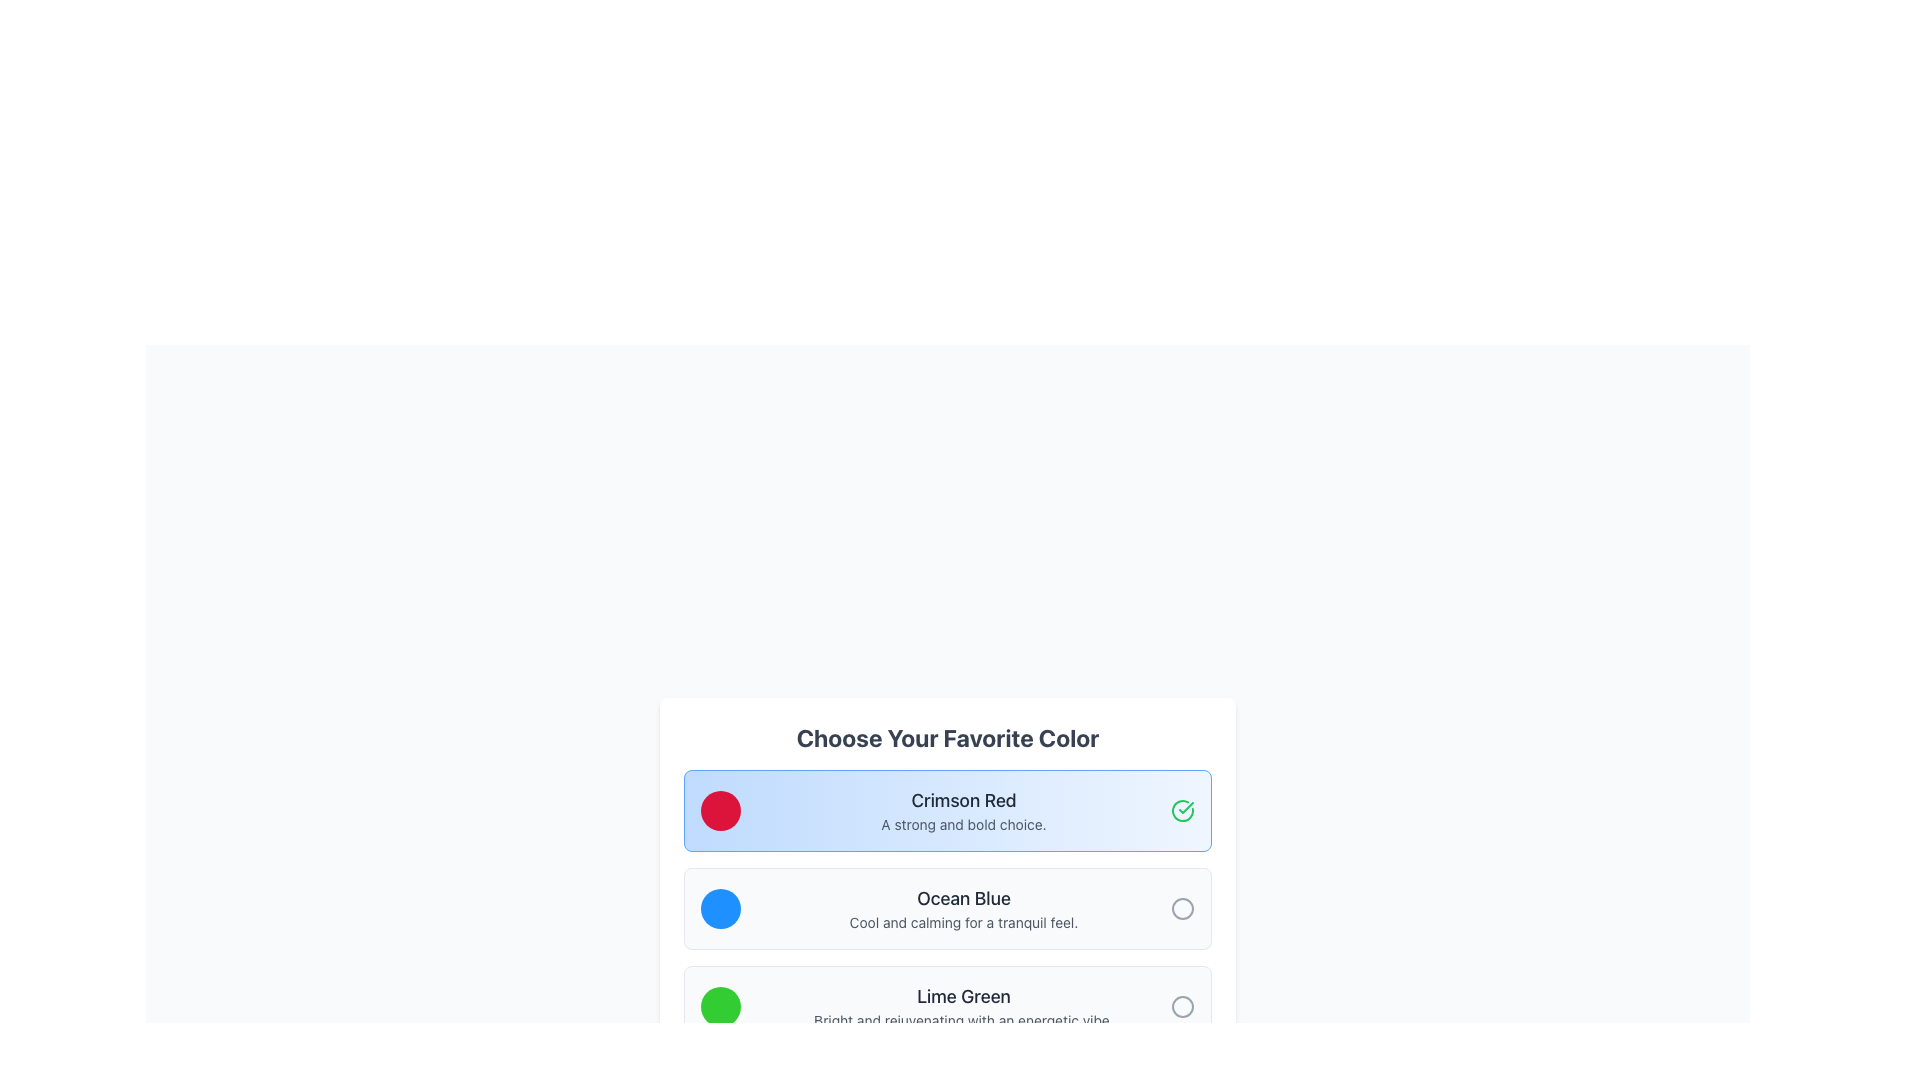  What do you see at coordinates (964, 909) in the screenshot?
I see `the Text label displaying information about the 'Ocean Blue' color, which is located below the 'Crimson Red' option and above the 'Lime Green' option in the vertical list of color options` at bounding box center [964, 909].